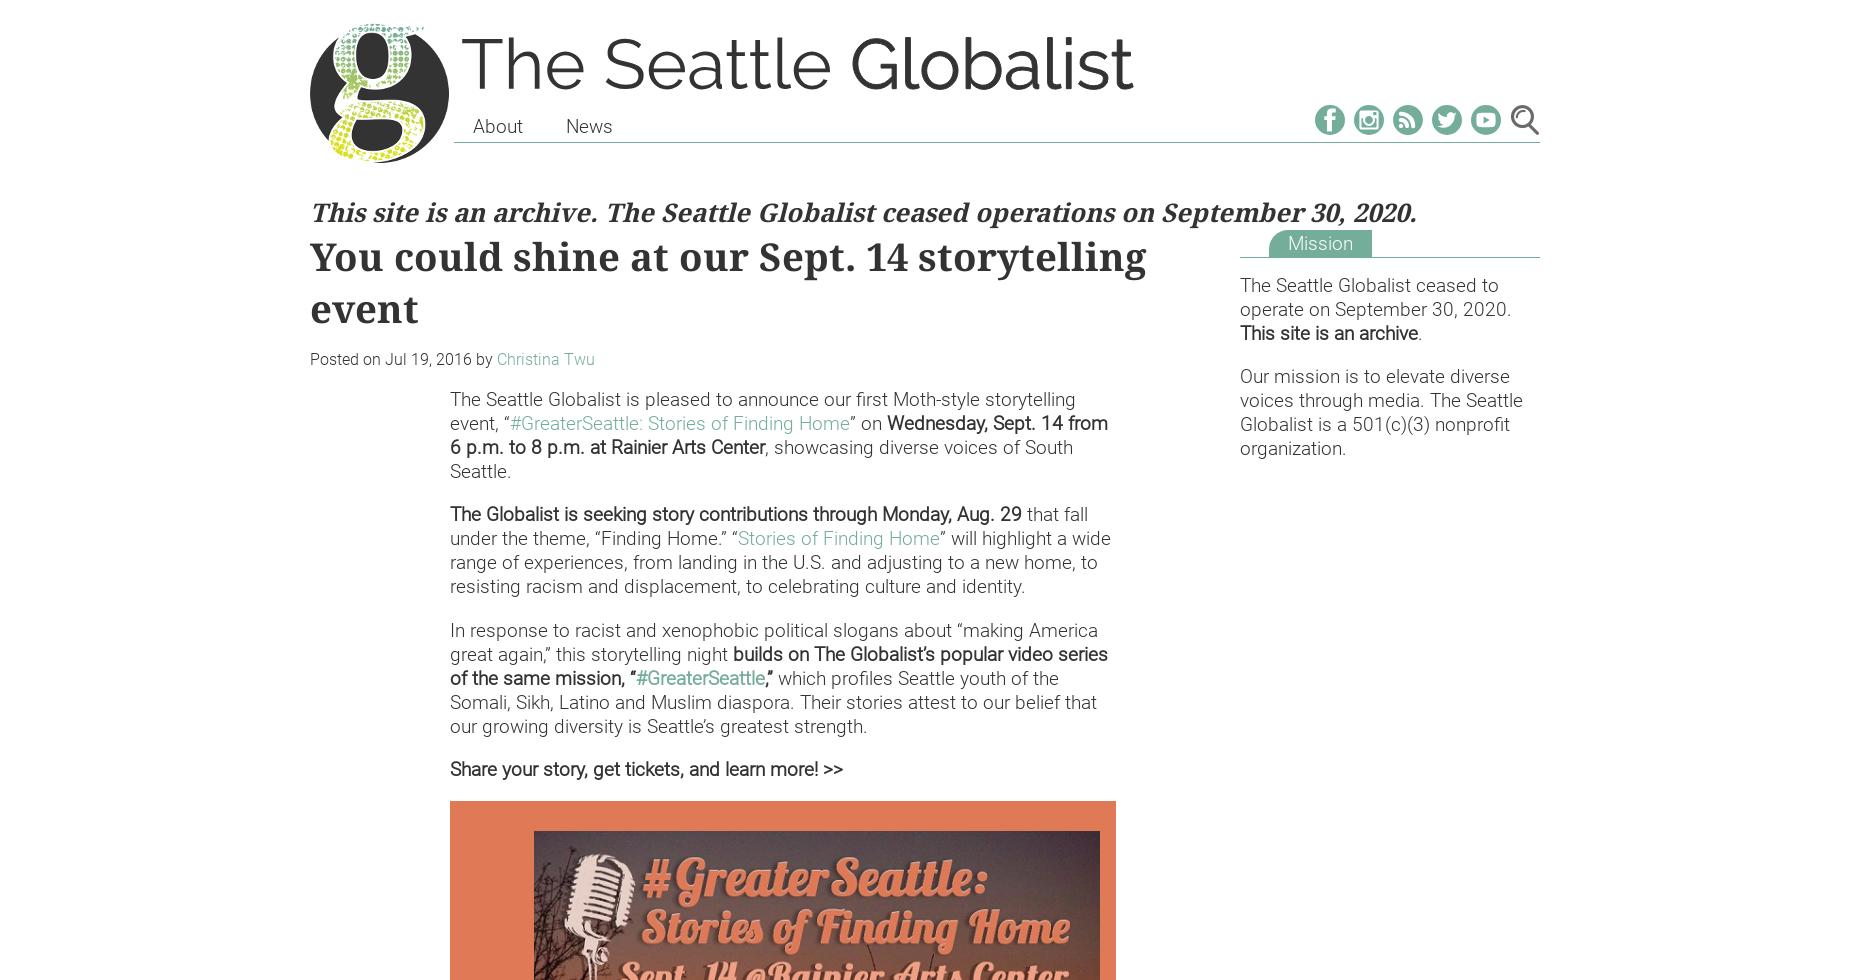 This screenshot has width=1850, height=980. I want to click on 'Jul 19, 2016', so click(427, 359).